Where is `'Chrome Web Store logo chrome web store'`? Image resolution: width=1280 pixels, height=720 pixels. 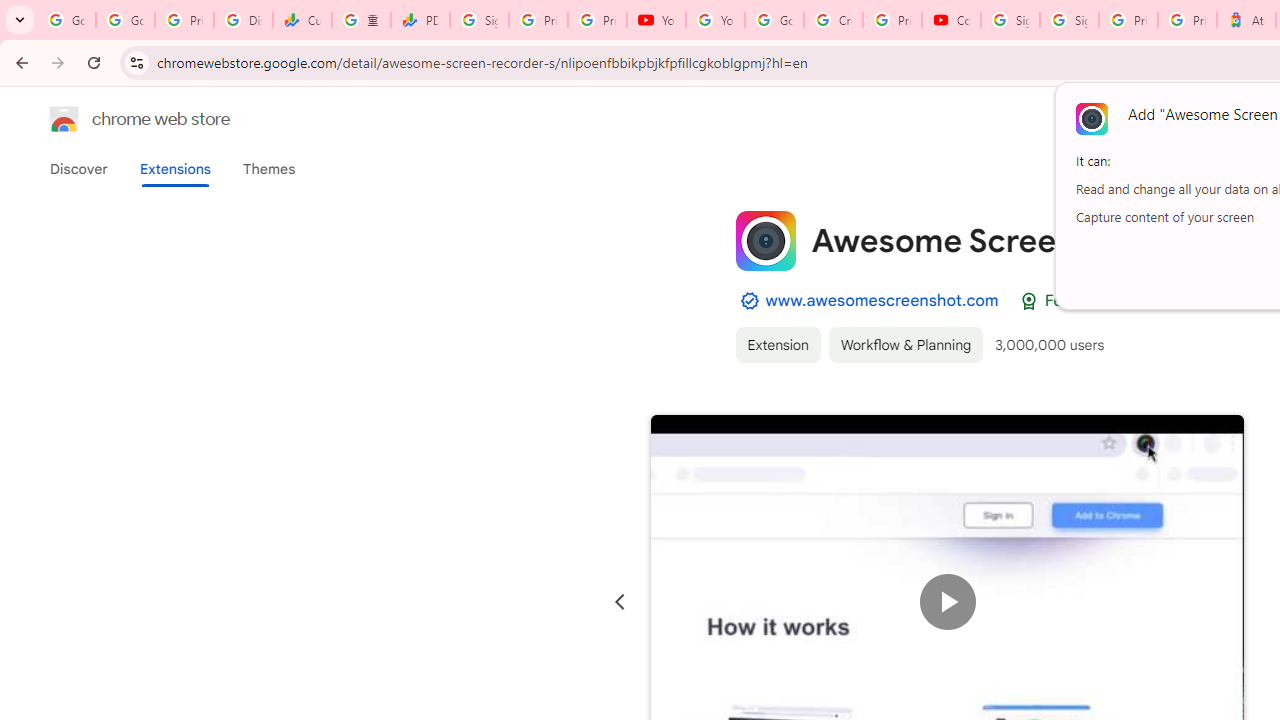
'Chrome Web Store logo chrome web store' is located at coordinates (118, 119).